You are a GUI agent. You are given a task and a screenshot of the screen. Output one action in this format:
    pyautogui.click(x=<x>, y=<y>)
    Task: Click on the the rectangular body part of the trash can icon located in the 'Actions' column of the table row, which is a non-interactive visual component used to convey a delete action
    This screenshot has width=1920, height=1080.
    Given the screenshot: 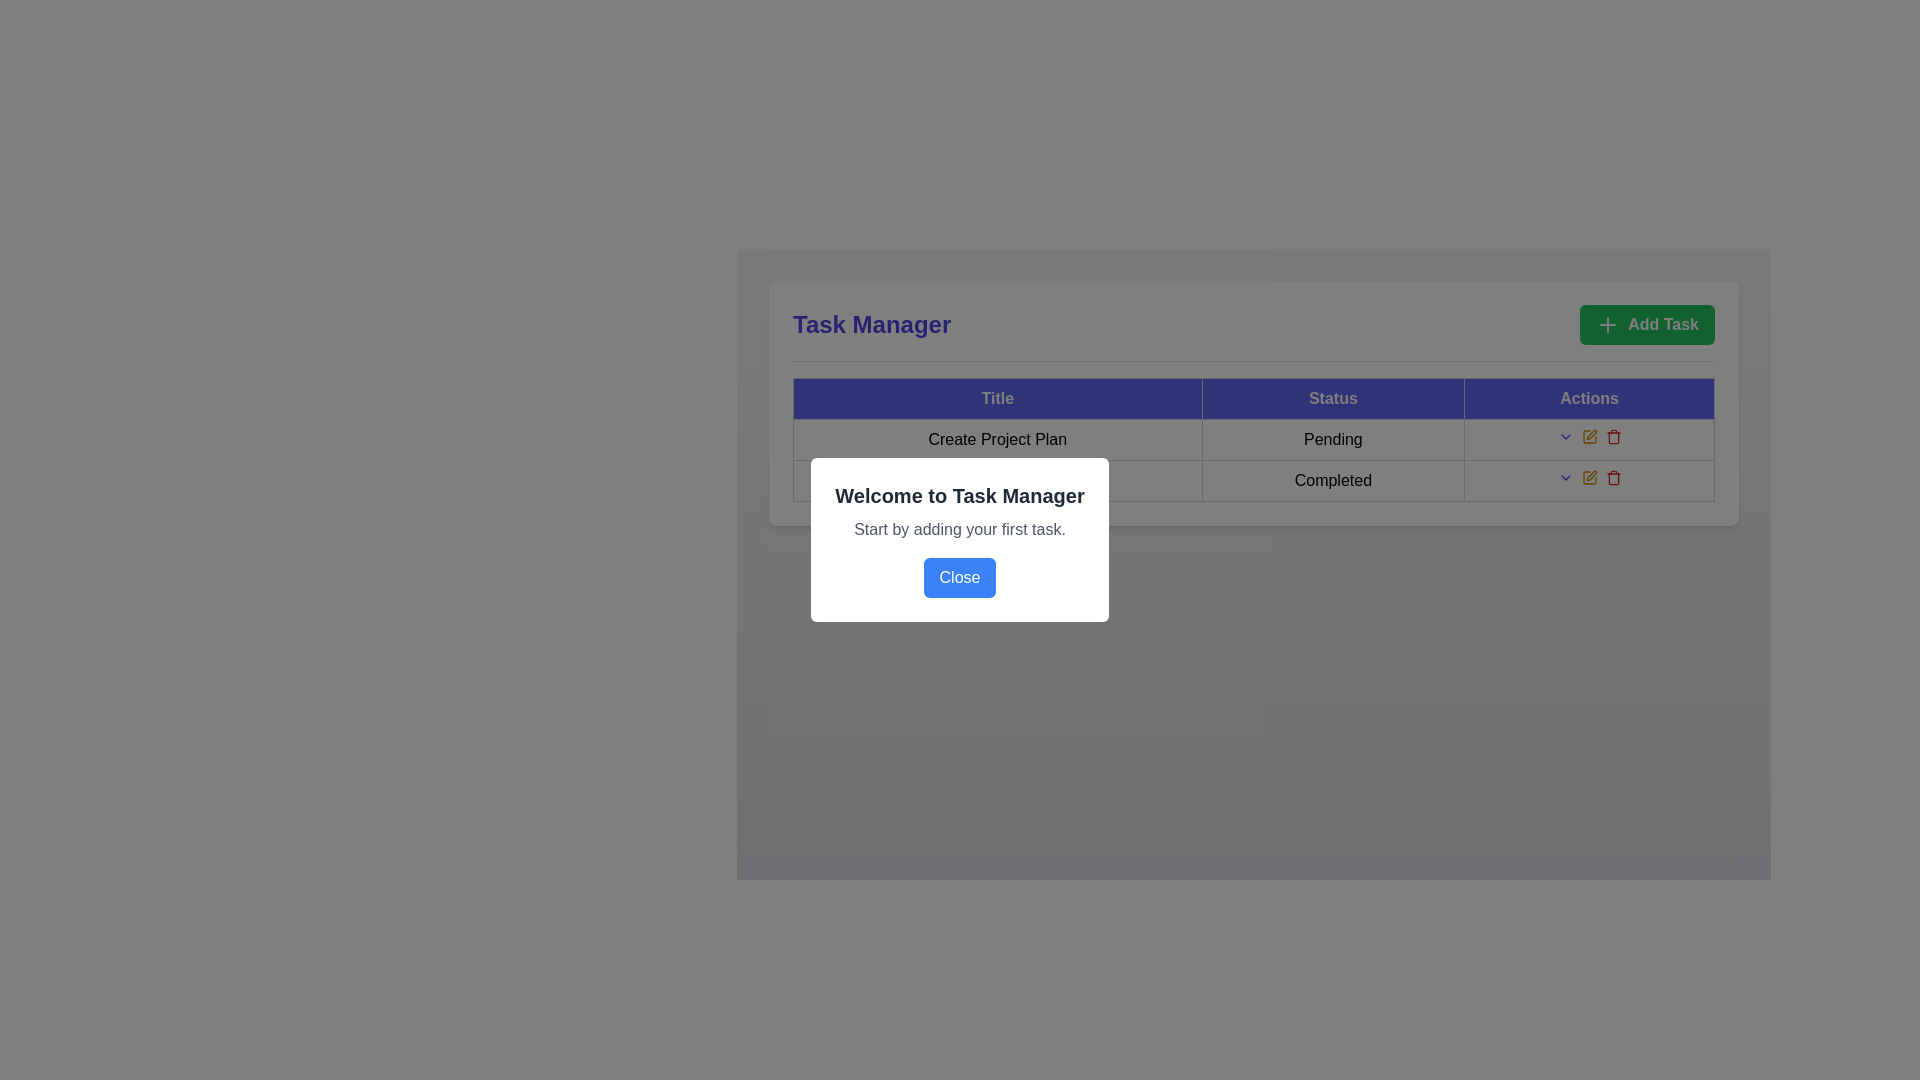 What is the action you would take?
    pyautogui.click(x=1613, y=437)
    